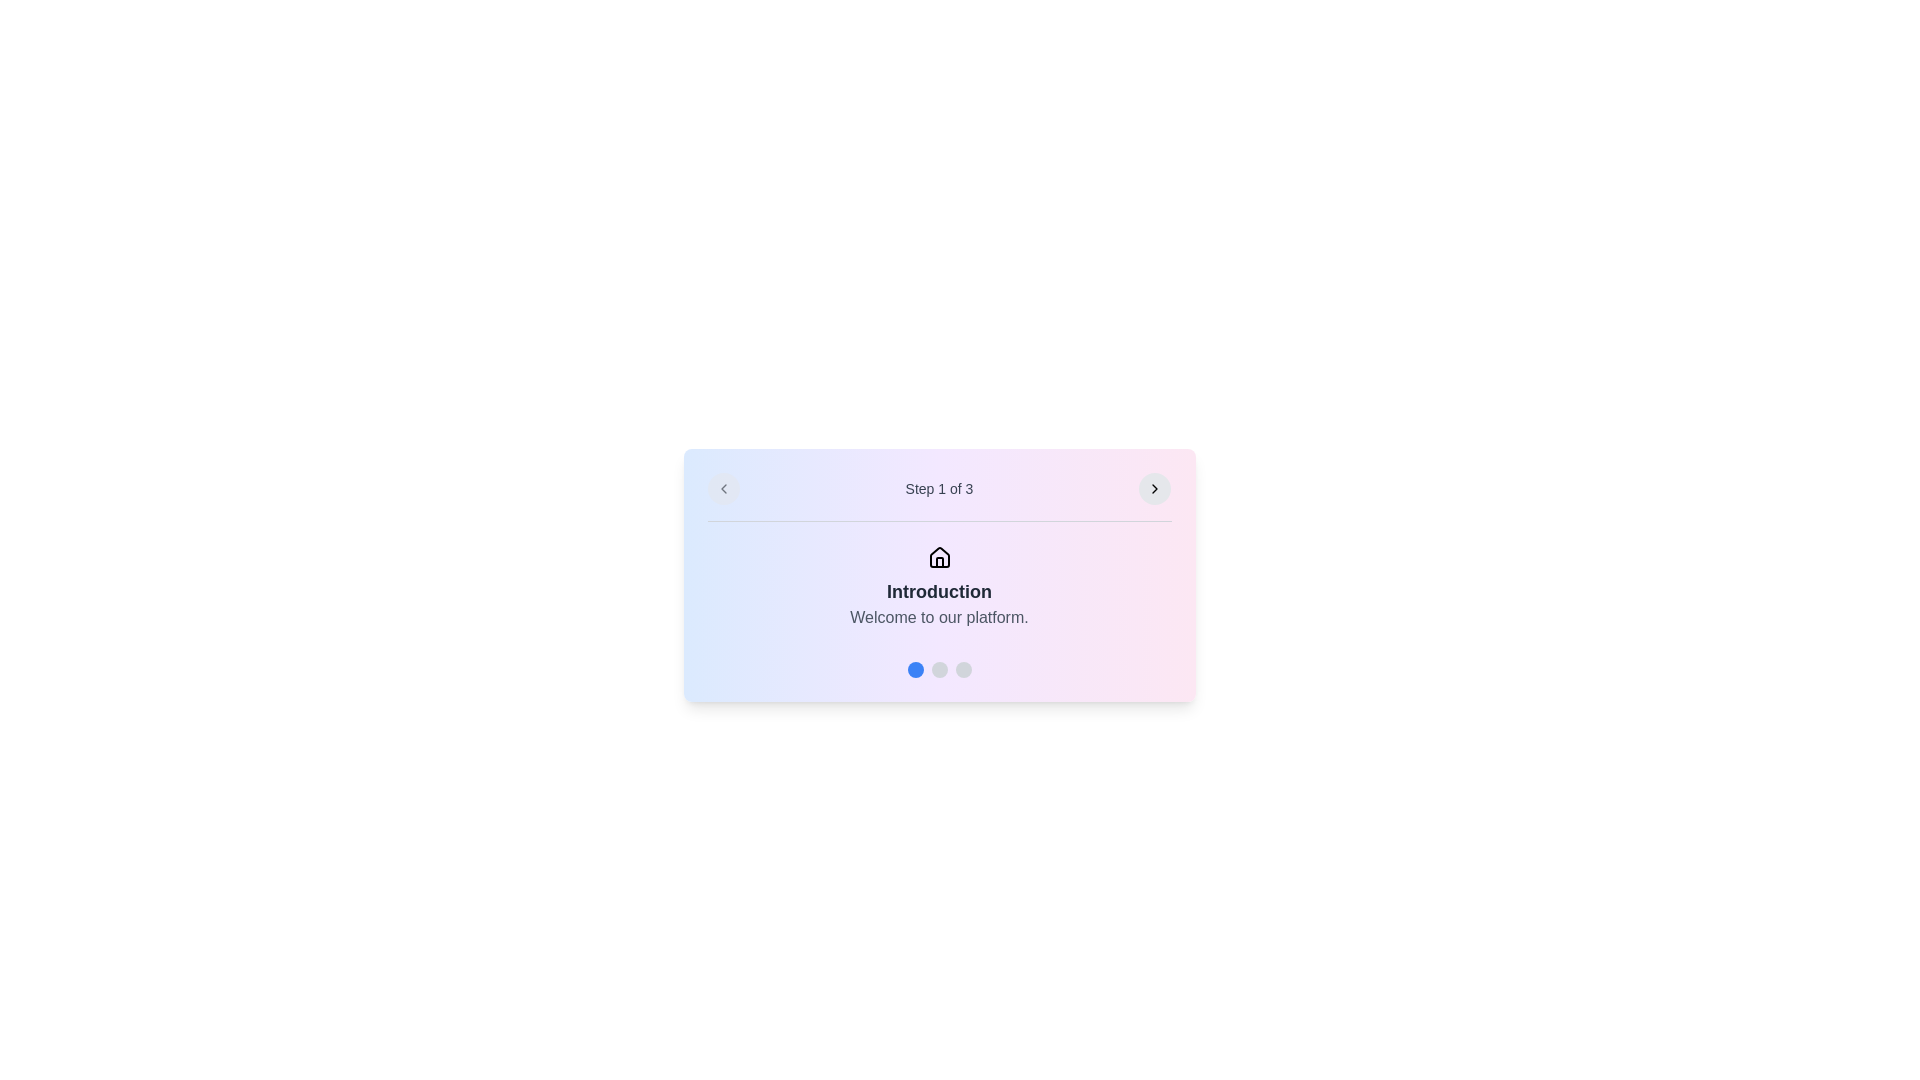  What do you see at coordinates (938, 489) in the screenshot?
I see `the static text label that displays the current step and total number of steps, positioned centrally between the step navigation buttons` at bounding box center [938, 489].